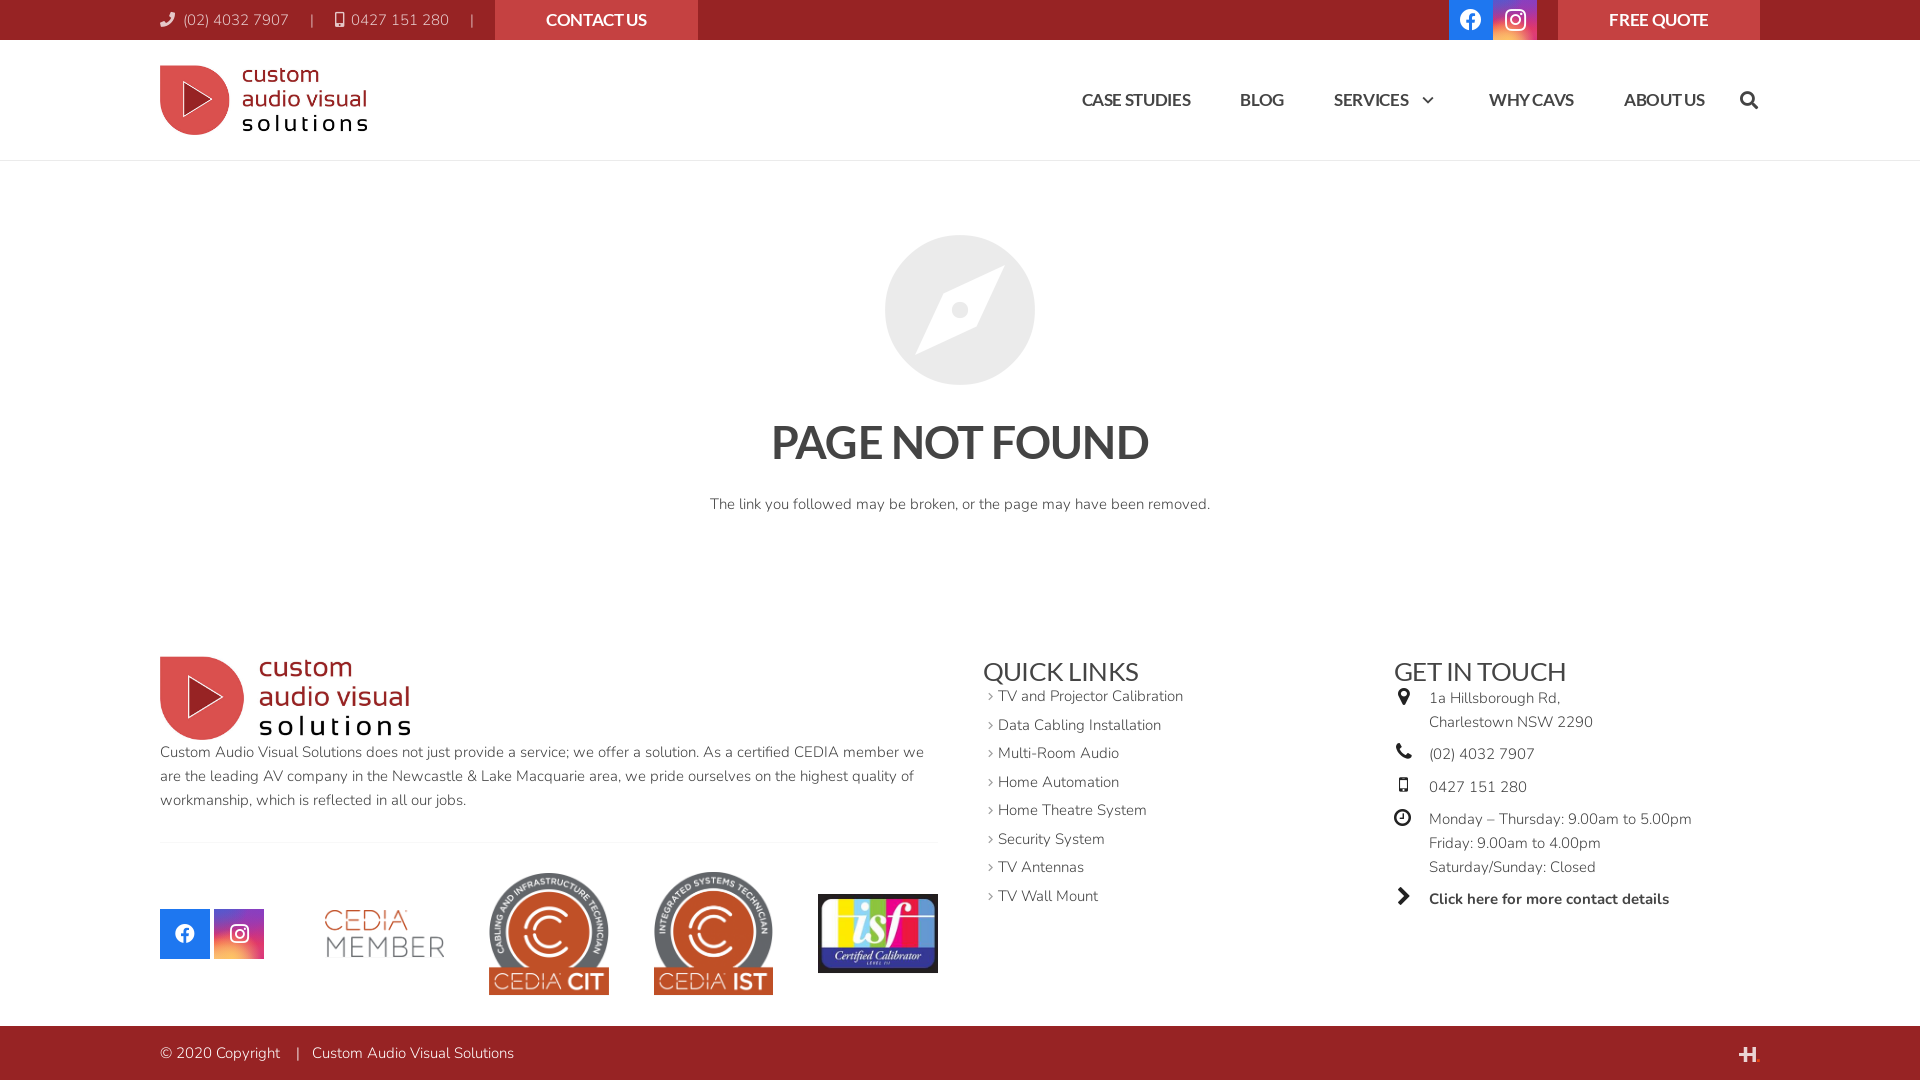 The width and height of the screenshot is (1920, 1080). Describe the element at coordinates (998, 725) in the screenshot. I see `'Data Cabling Installation'` at that location.